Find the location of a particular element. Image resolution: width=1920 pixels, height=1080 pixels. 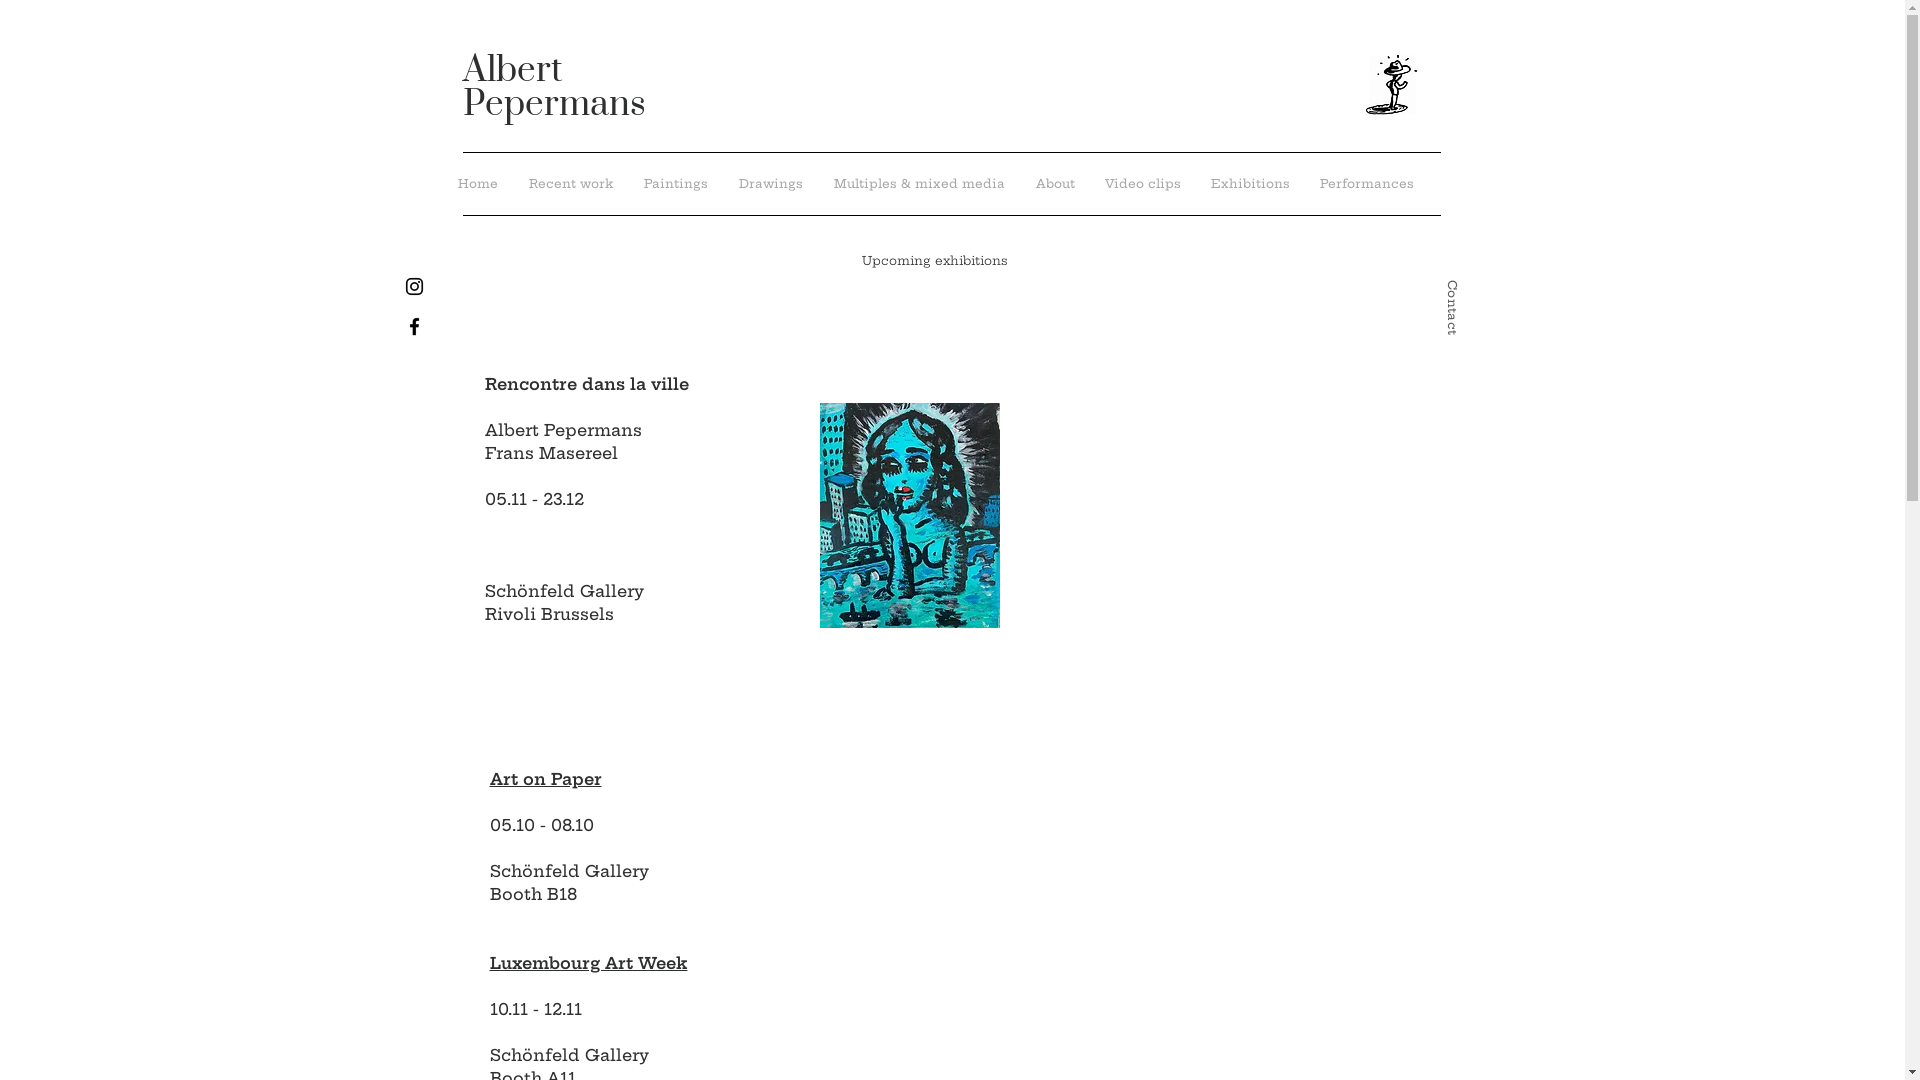

'Paintings' is located at coordinates (627, 184).